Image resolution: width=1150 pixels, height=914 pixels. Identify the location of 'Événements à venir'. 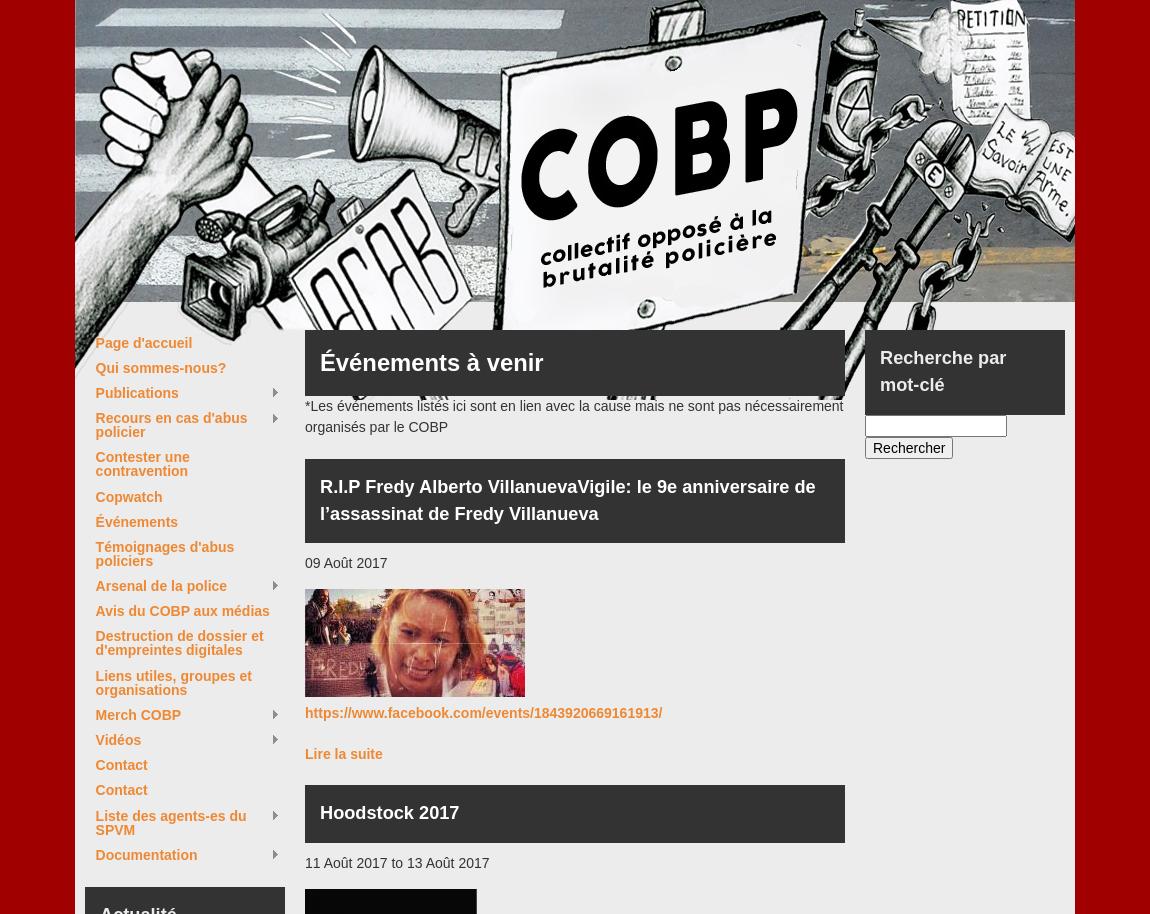
(431, 361).